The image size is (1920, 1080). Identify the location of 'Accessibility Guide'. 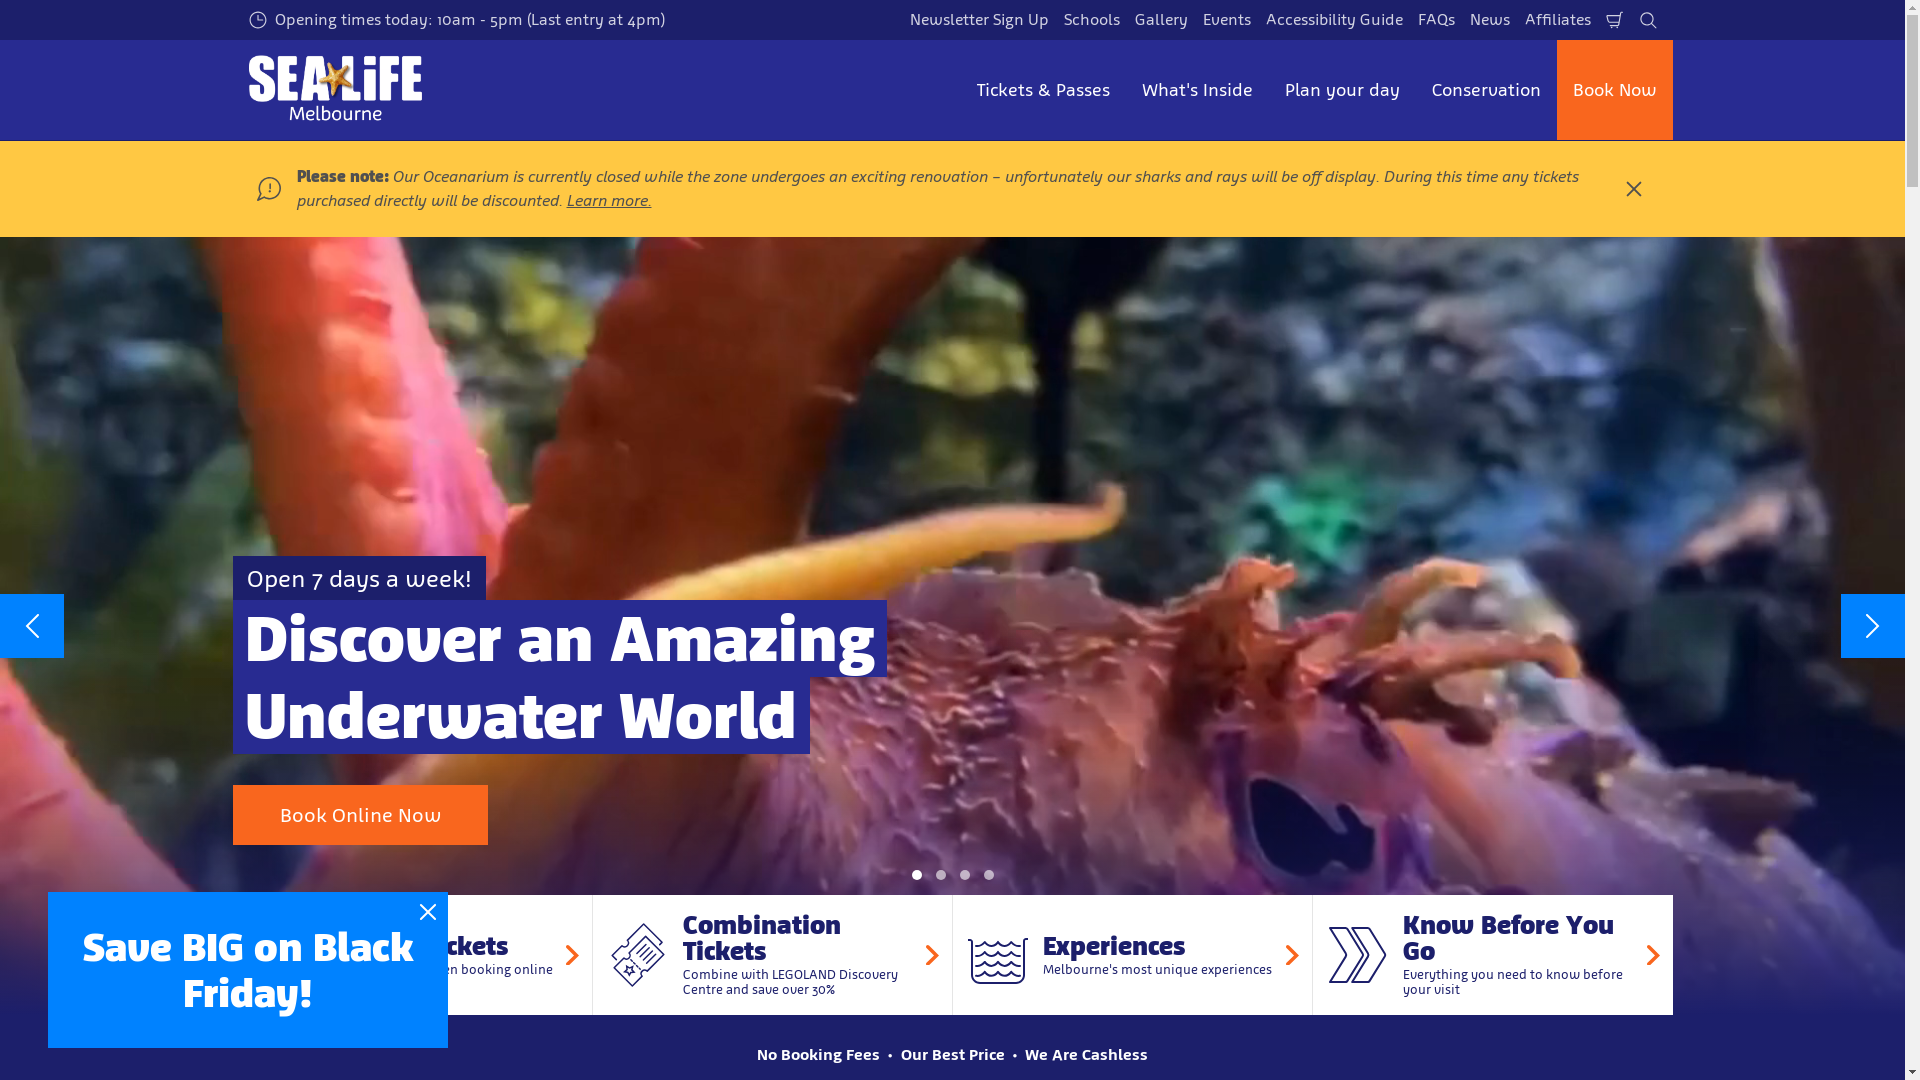
(1333, 19).